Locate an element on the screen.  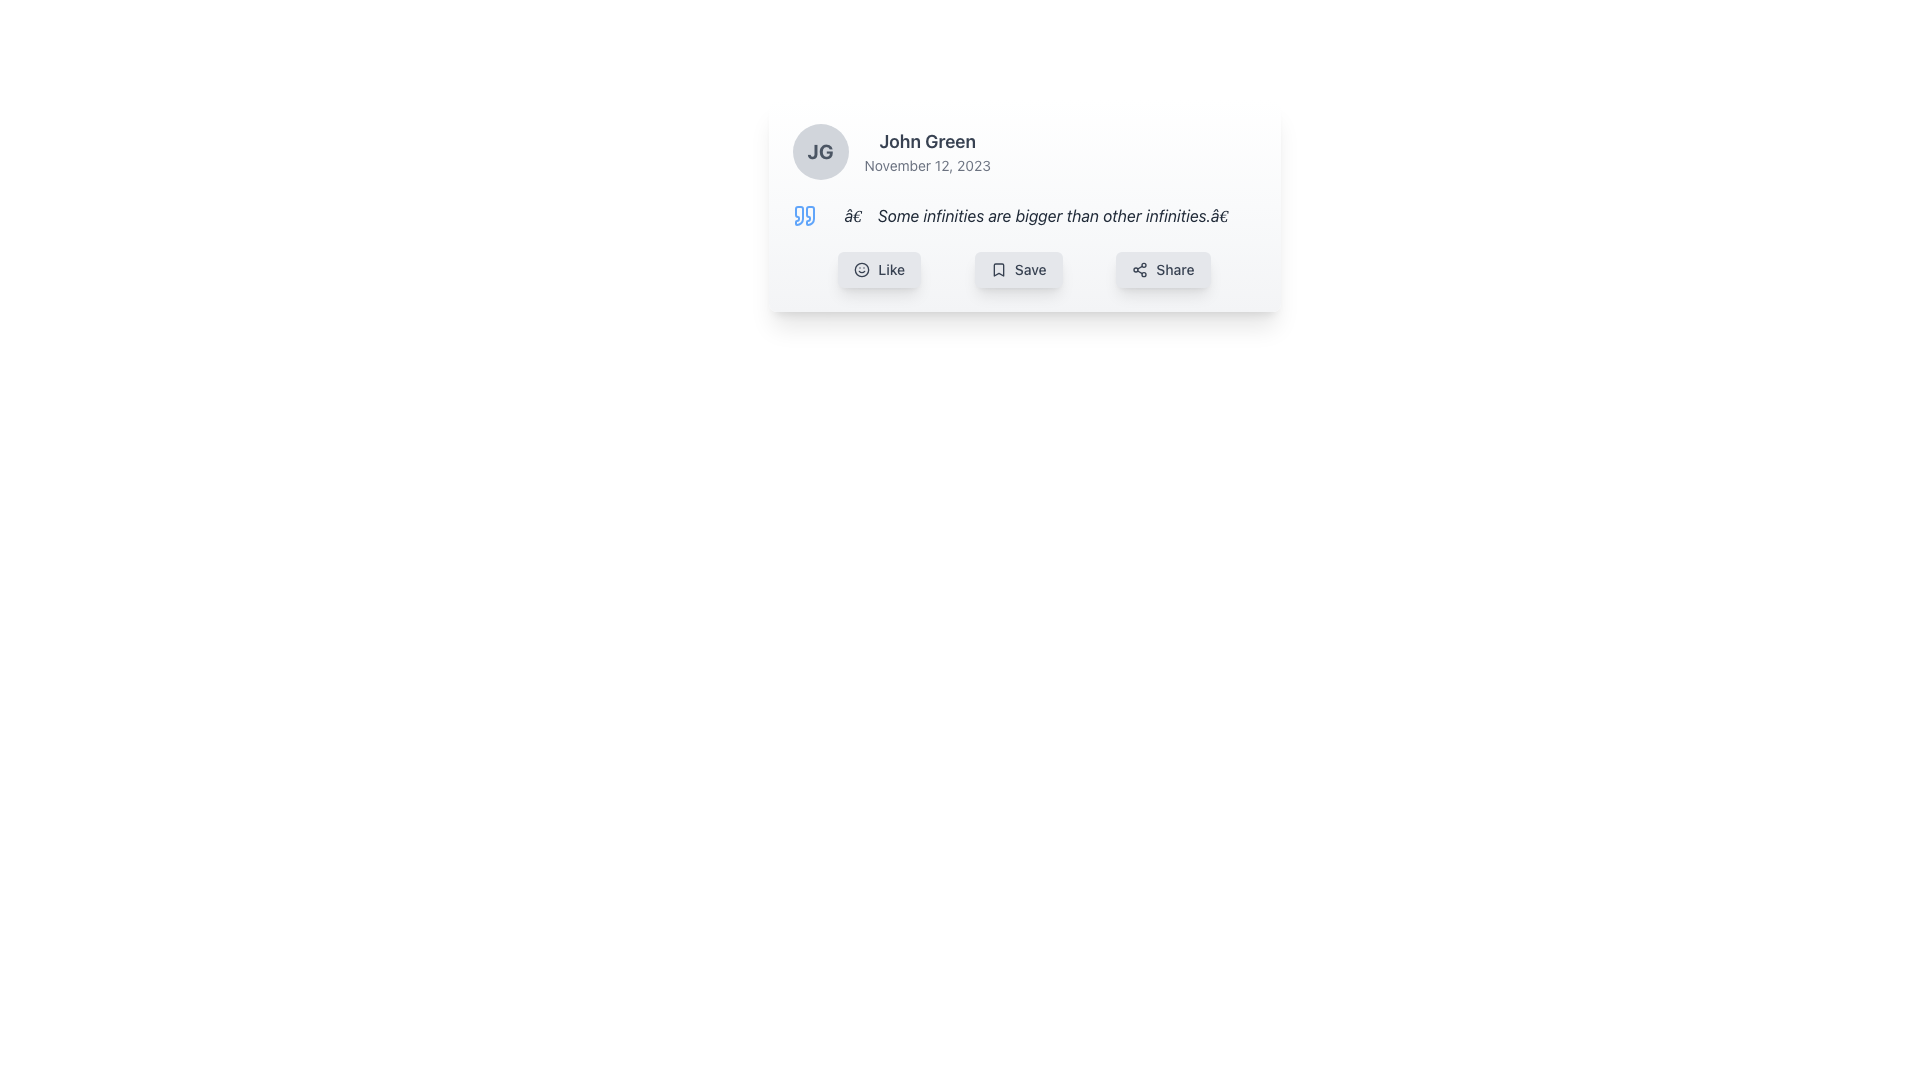
Text Label that identifies the user as 'John Green', located centrally above the date 'November 12, 2023', within the card-like layout is located at coordinates (926, 141).